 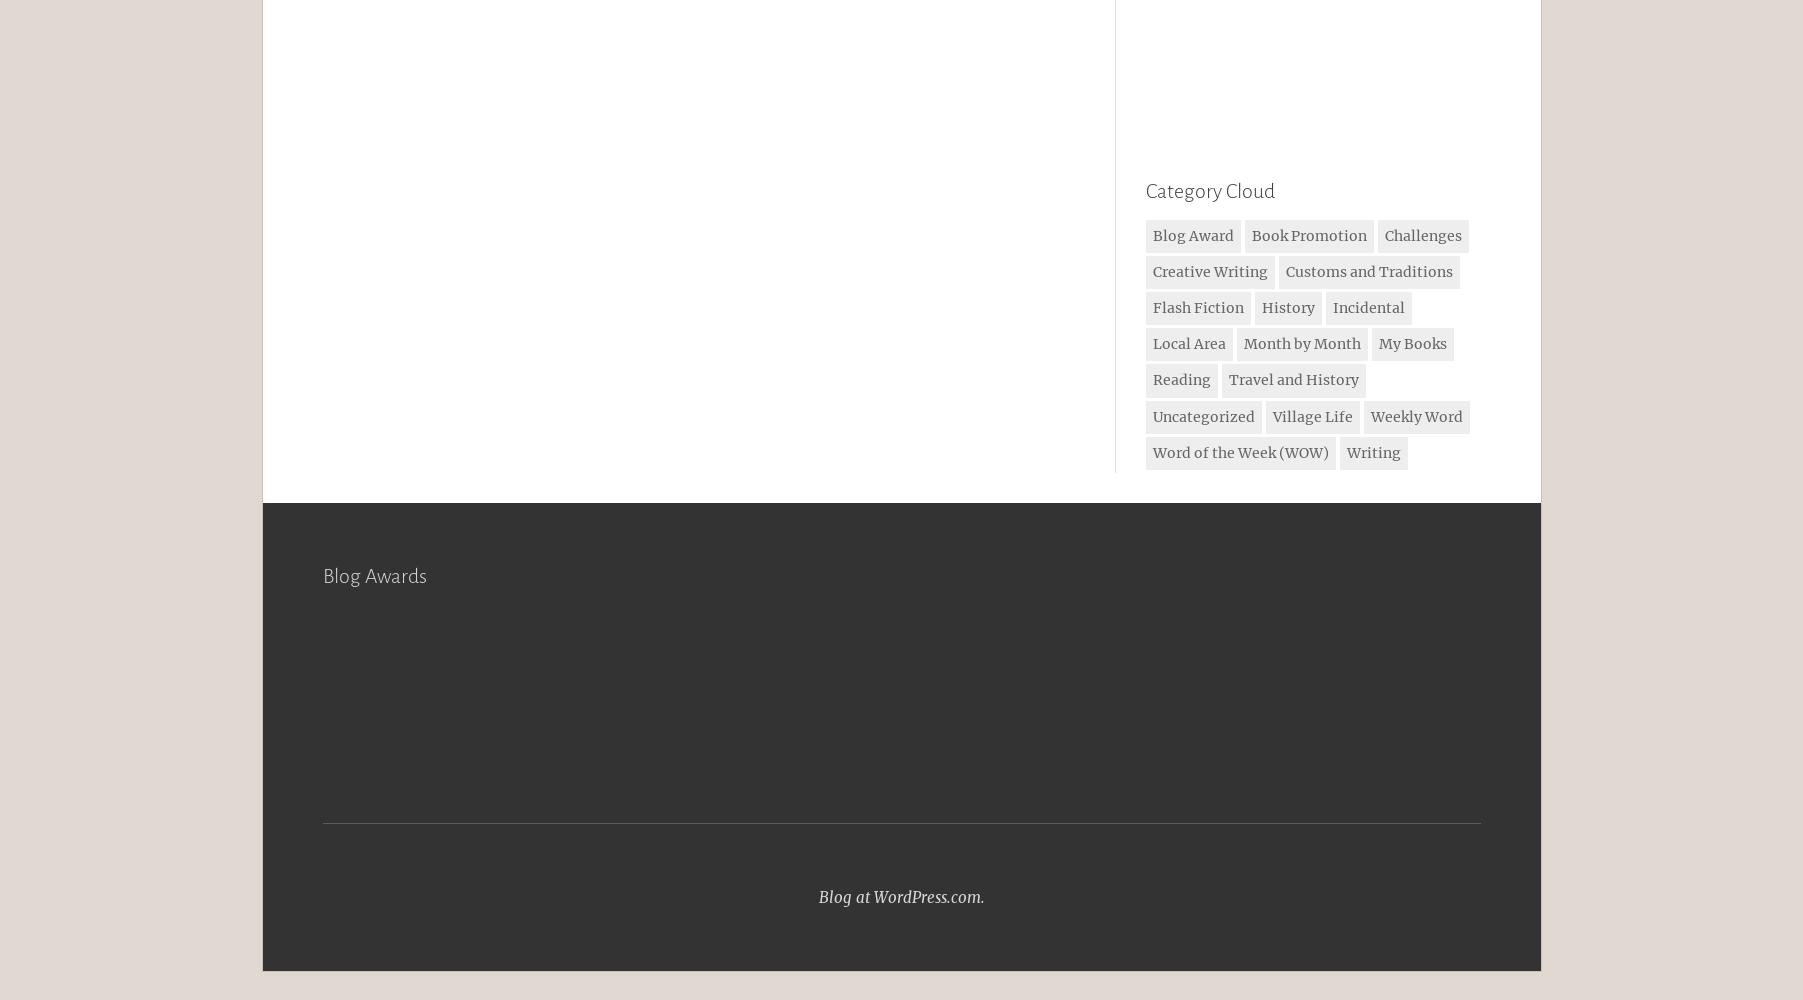 What do you see at coordinates (1239, 451) in the screenshot?
I see `'Word of the Week (WOW)'` at bounding box center [1239, 451].